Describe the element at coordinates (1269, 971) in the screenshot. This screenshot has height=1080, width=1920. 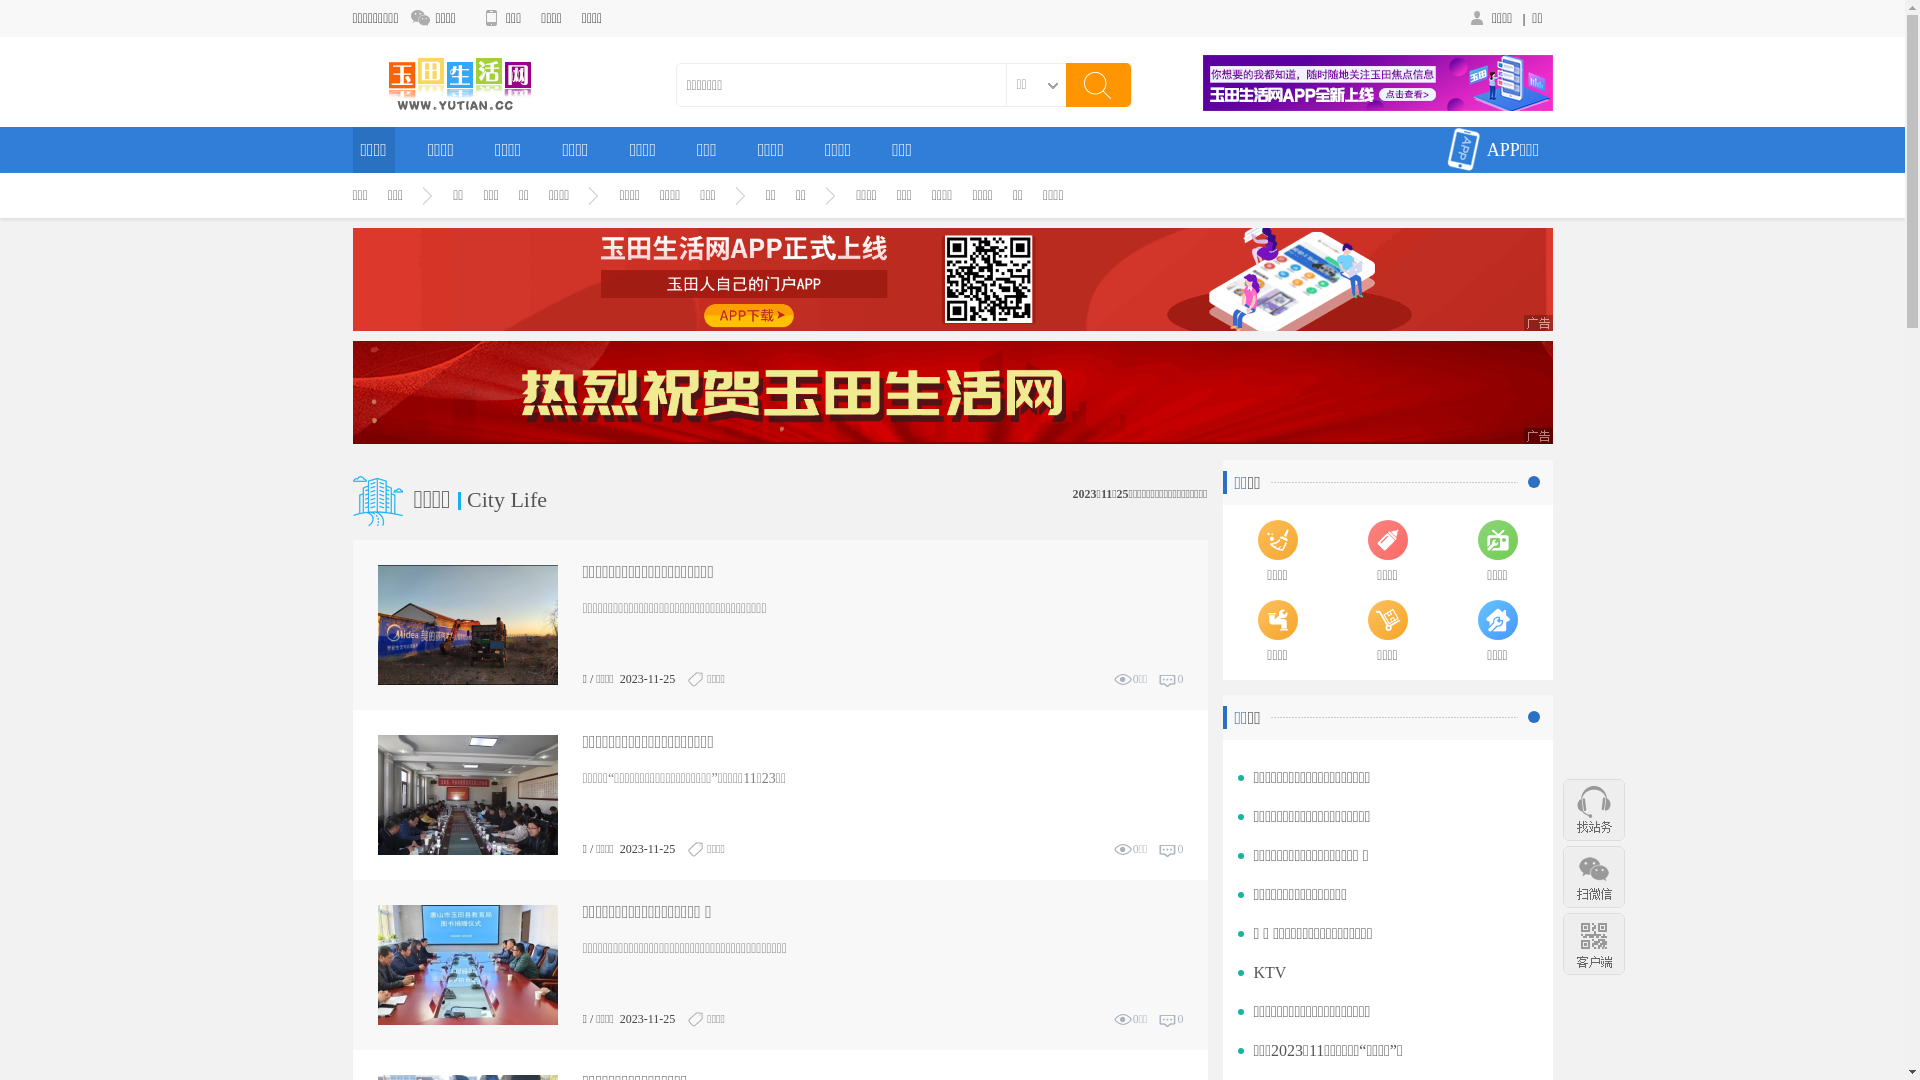
I see `'KTV'` at that location.